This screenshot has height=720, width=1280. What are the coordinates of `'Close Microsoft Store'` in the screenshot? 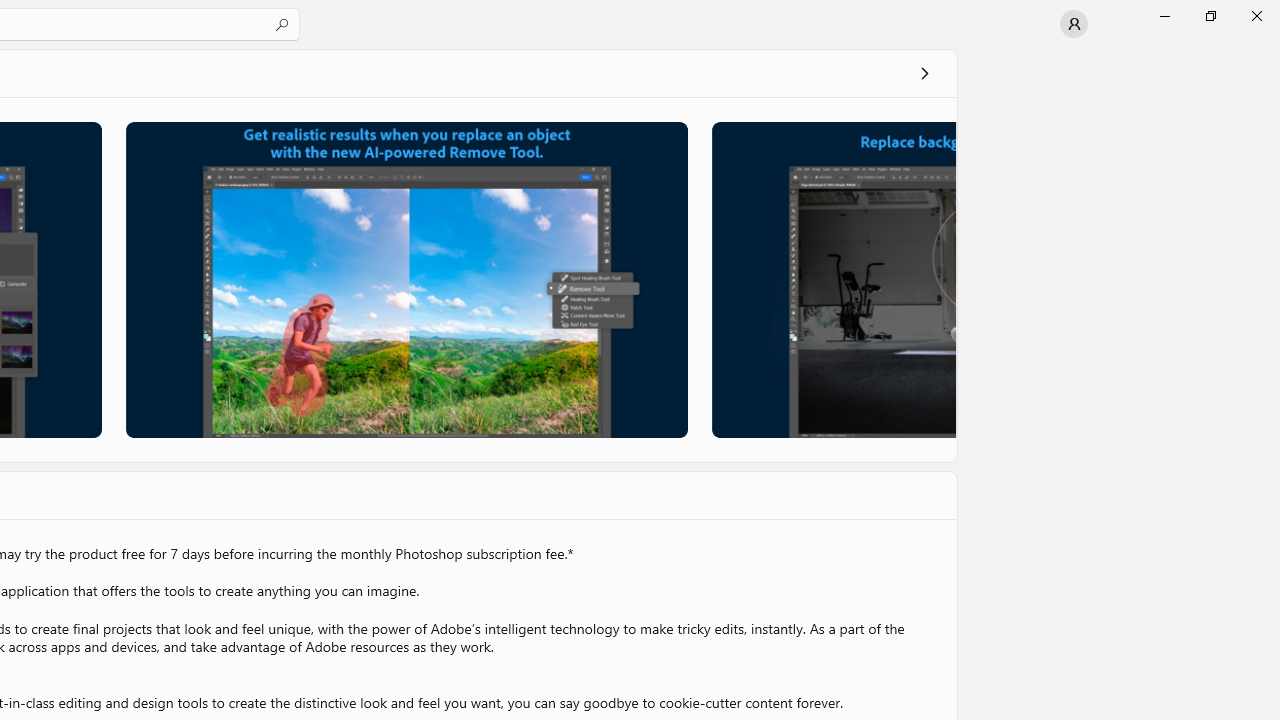 It's located at (1255, 15).